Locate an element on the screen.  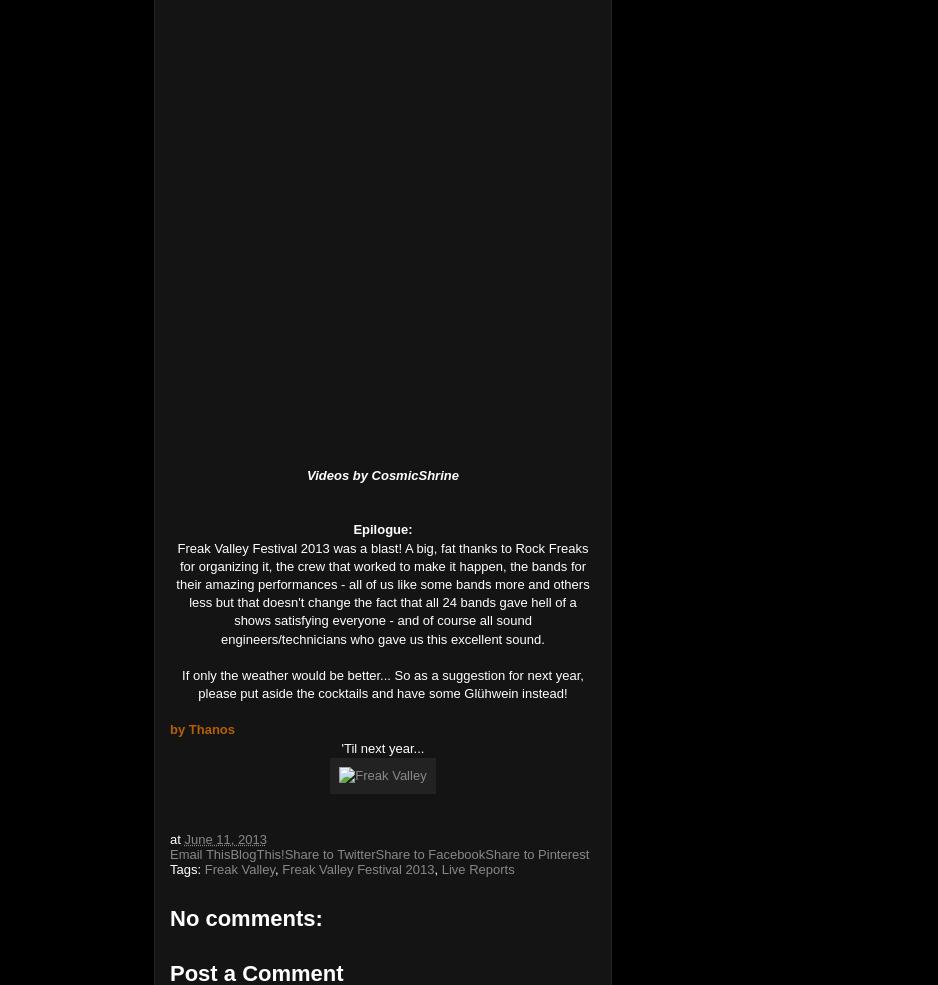
'Videos by CosmicShrine' is located at coordinates (381, 473).